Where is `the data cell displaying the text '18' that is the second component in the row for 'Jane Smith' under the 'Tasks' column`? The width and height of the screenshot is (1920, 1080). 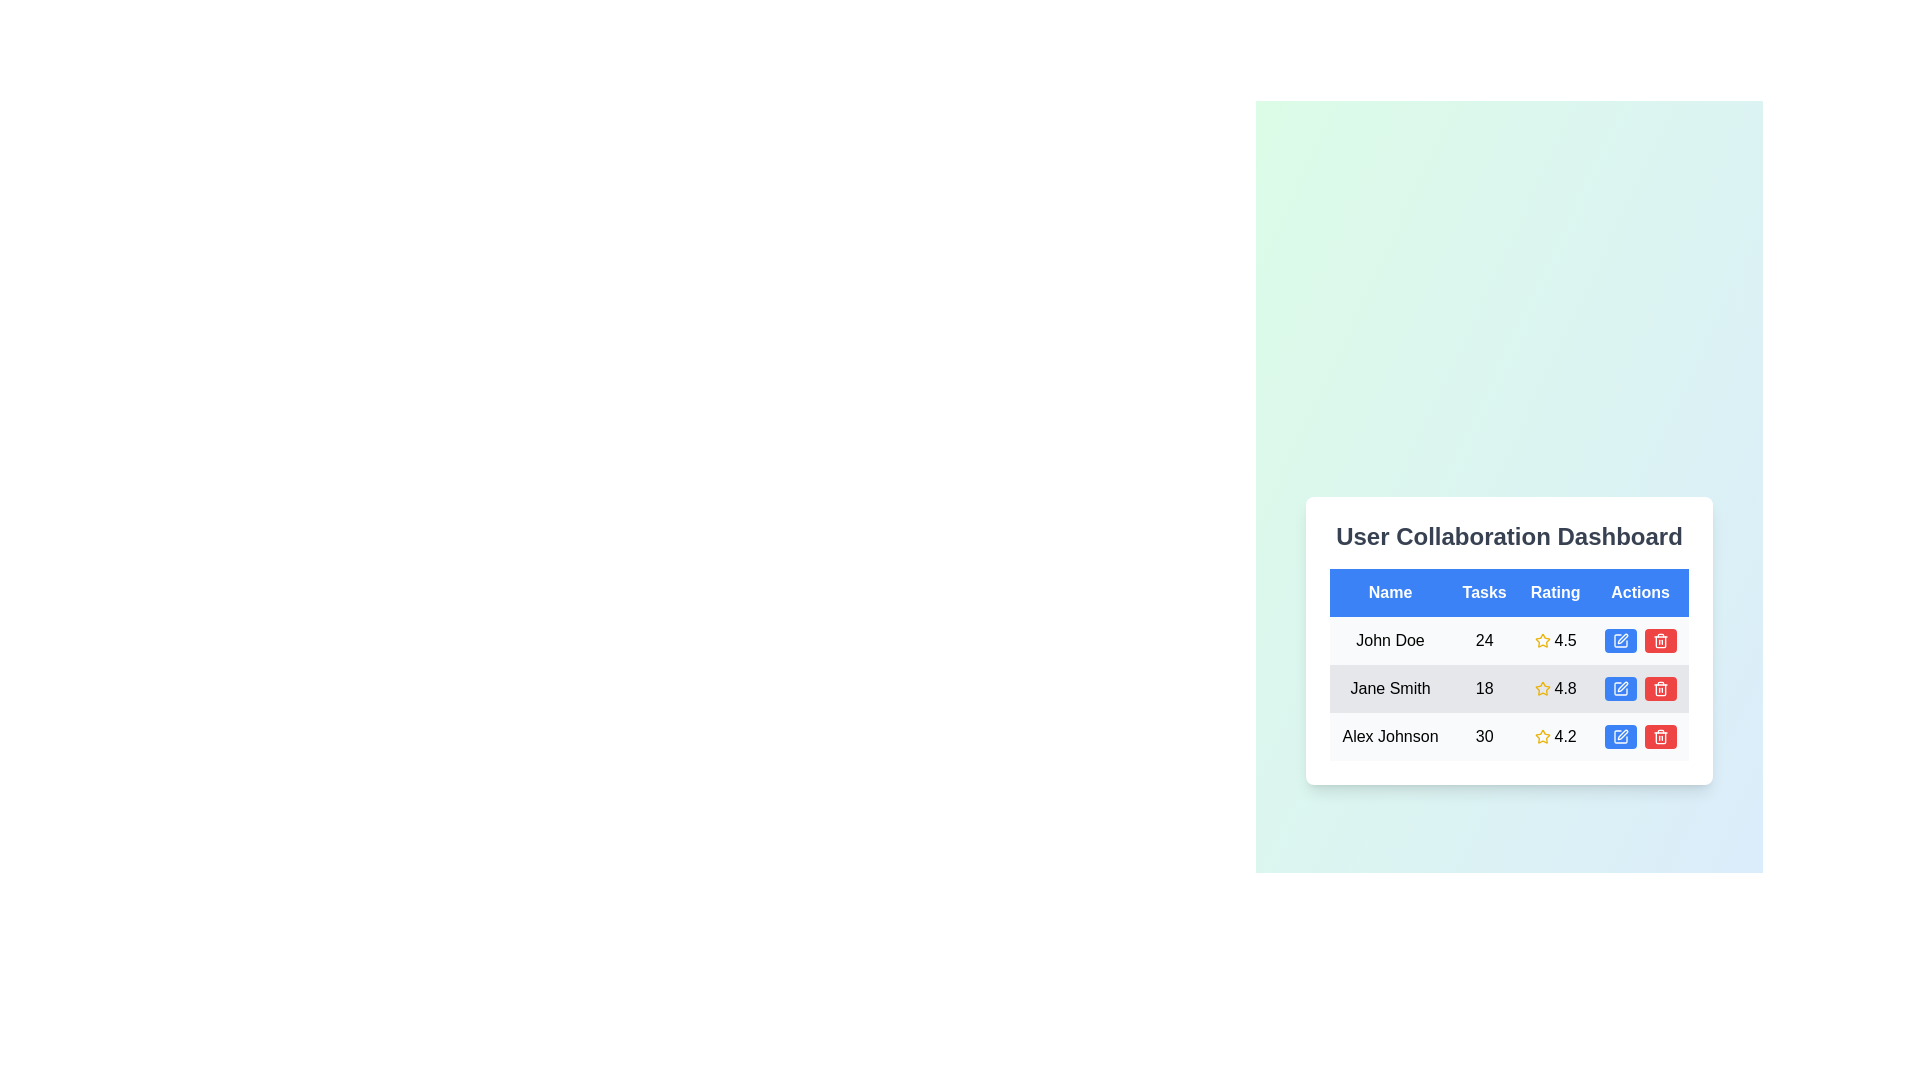
the data cell displaying the text '18' that is the second component in the row for 'Jane Smith' under the 'Tasks' column is located at coordinates (1484, 688).